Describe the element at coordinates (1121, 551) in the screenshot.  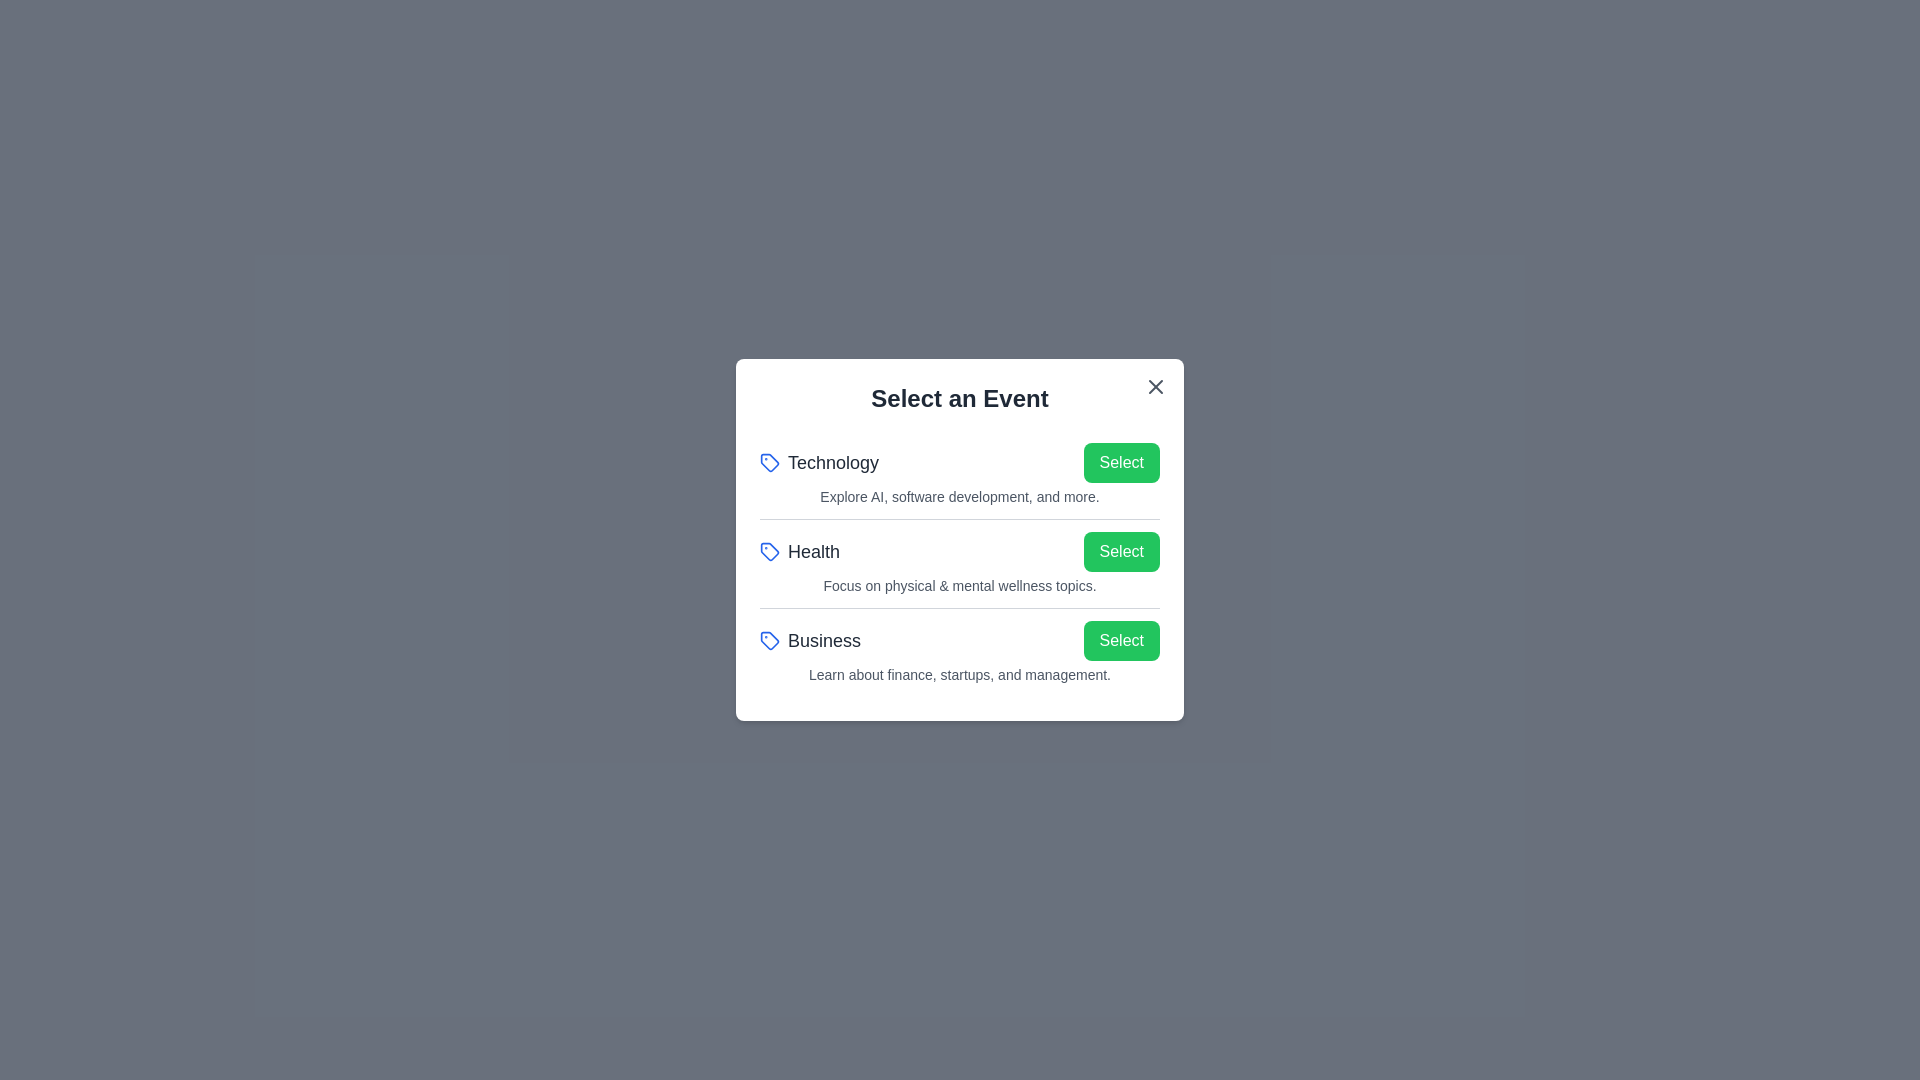
I see `the 'Select' button for the 'Health' category` at that location.